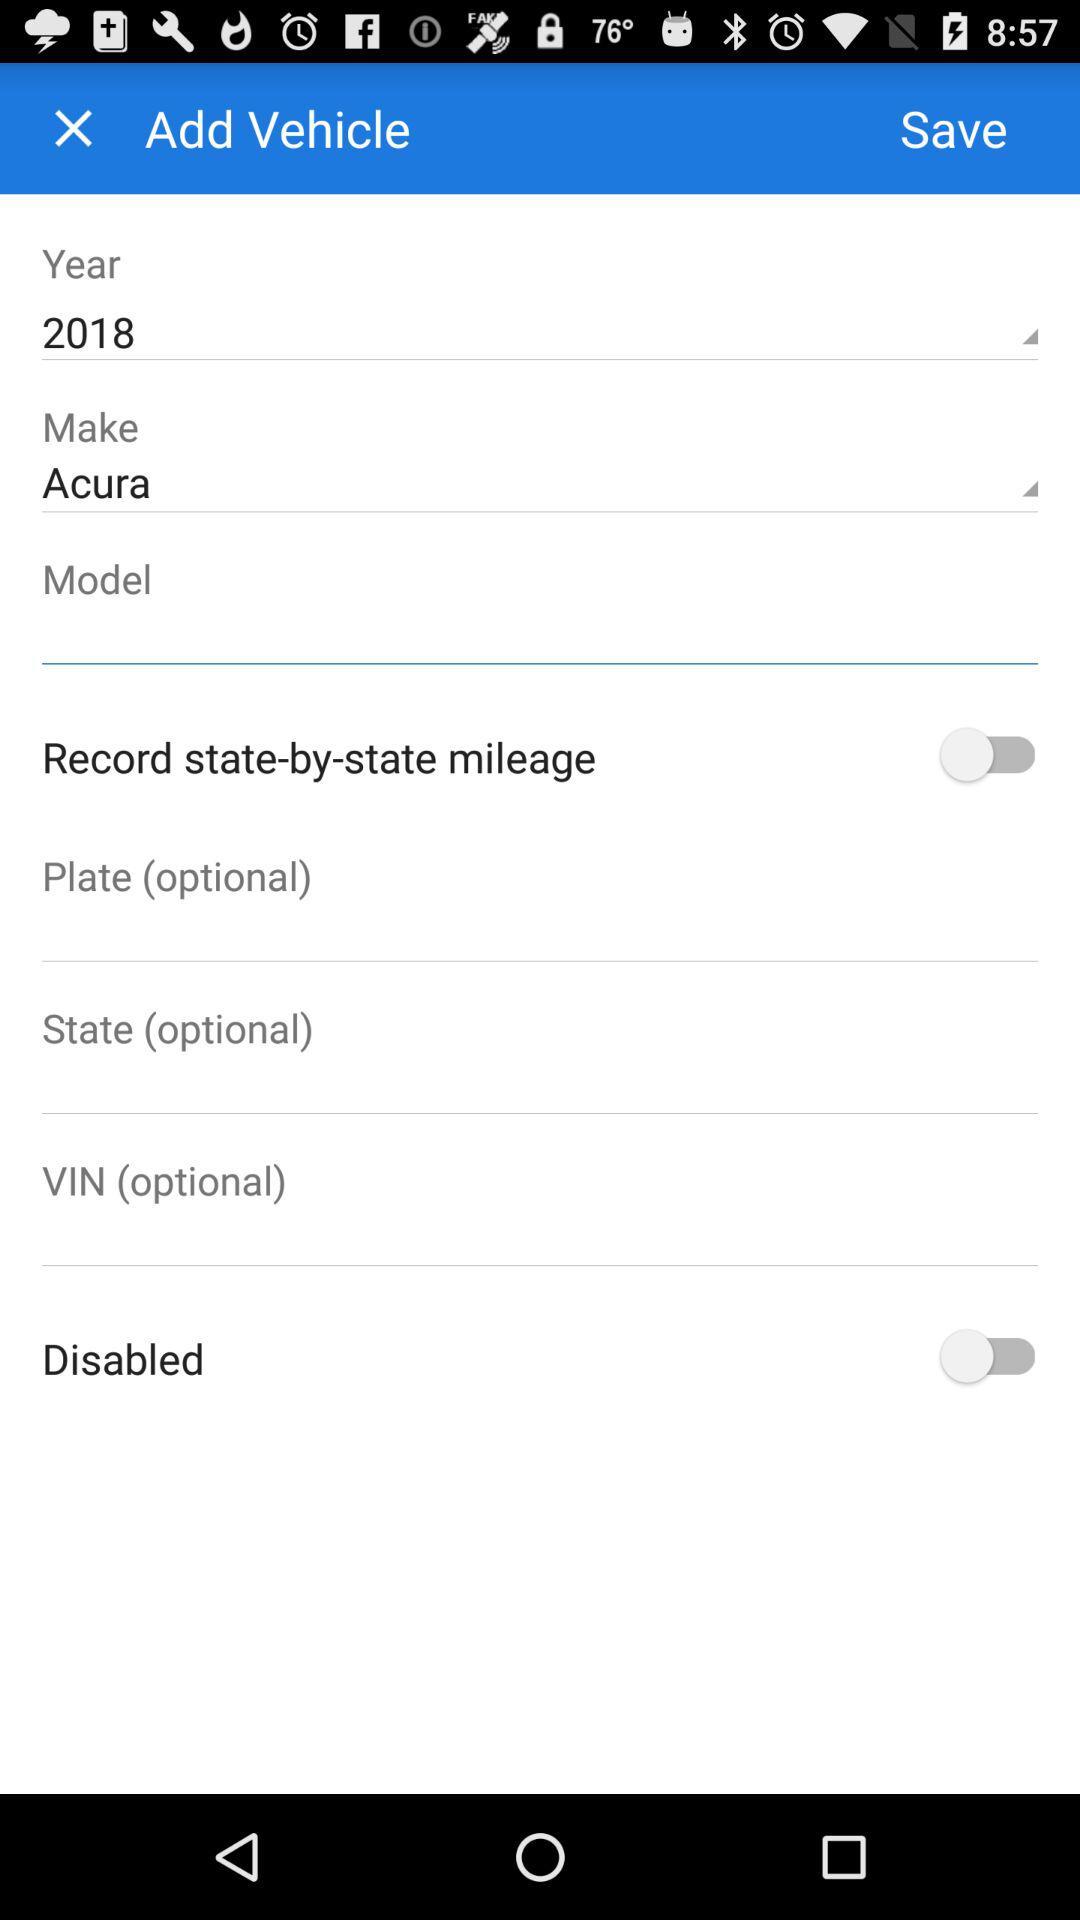  What do you see at coordinates (72, 127) in the screenshot?
I see `add vehicle` at bounding box center [72, 127].